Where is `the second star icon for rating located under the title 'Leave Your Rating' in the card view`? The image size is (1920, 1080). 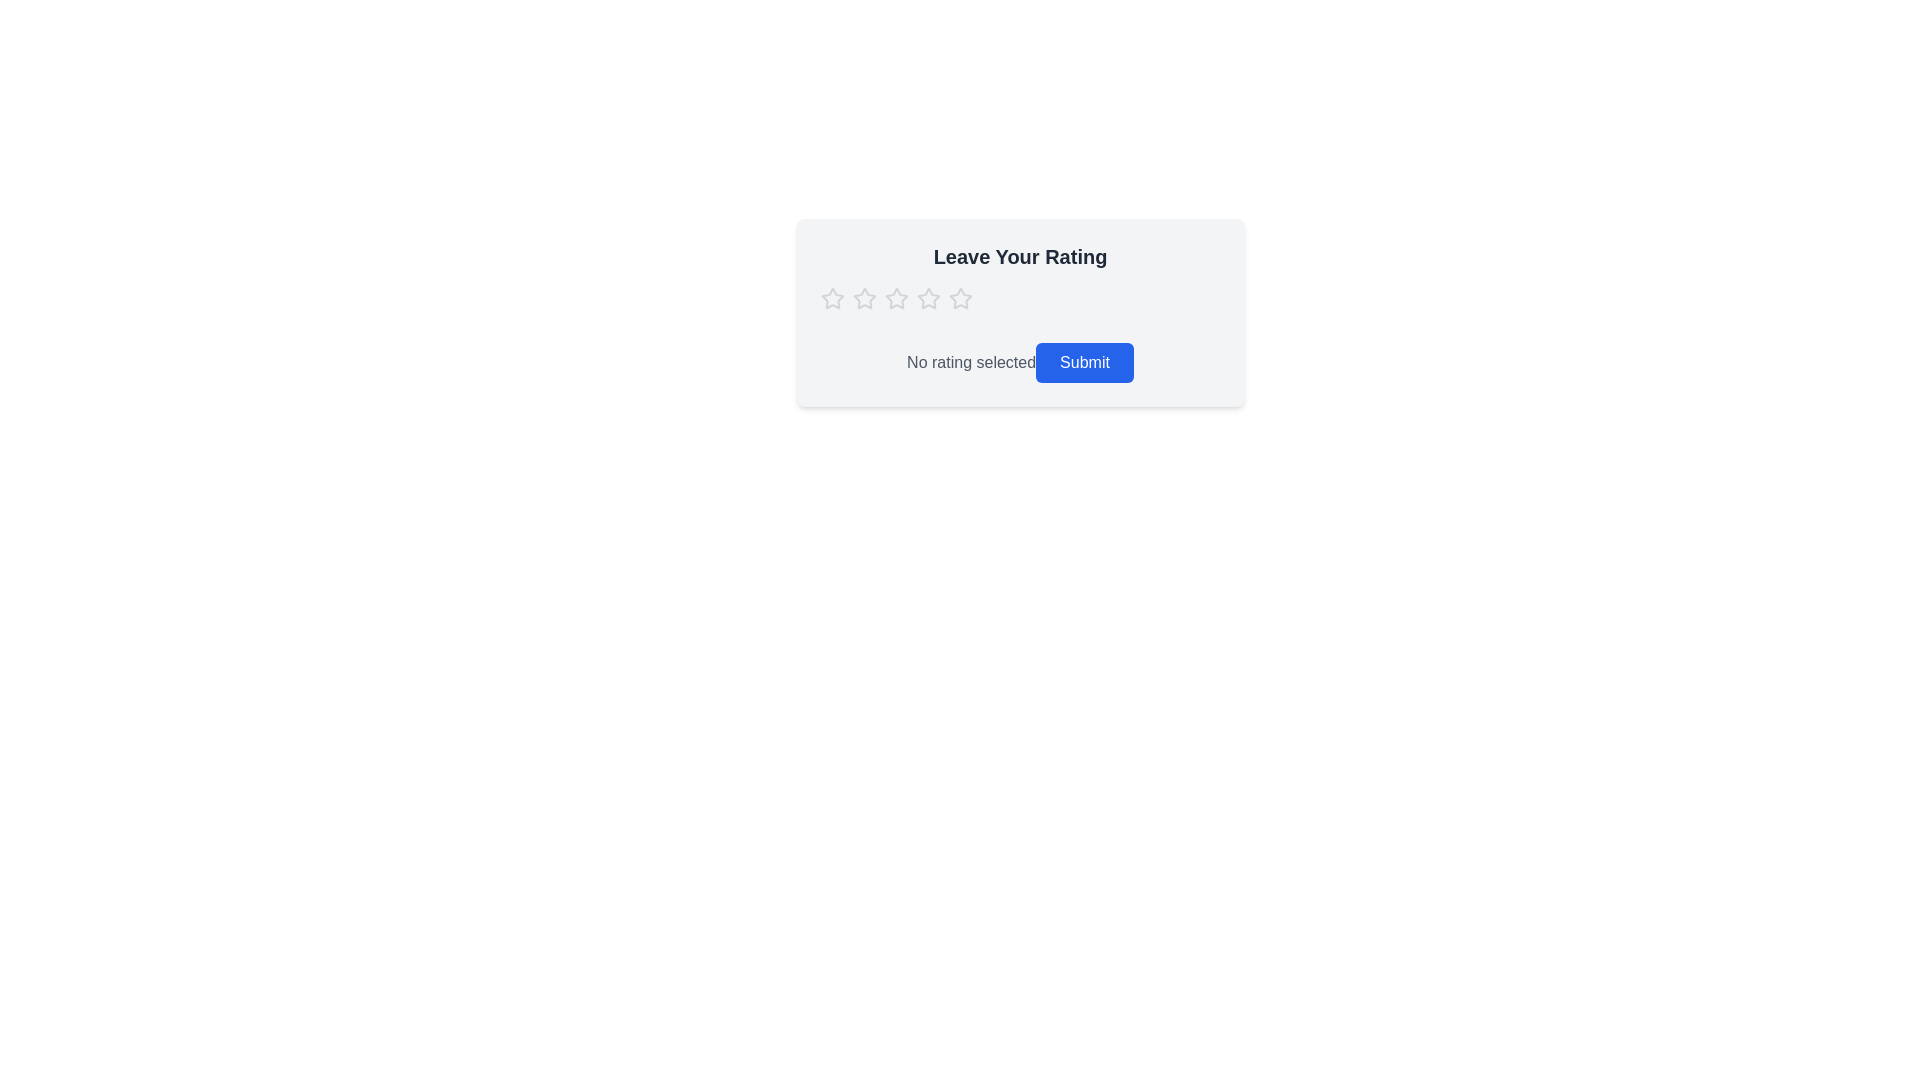 the second star icon for rating located under the title 'Leave Your Rating' in the card view is located at coordinates (927, 298).